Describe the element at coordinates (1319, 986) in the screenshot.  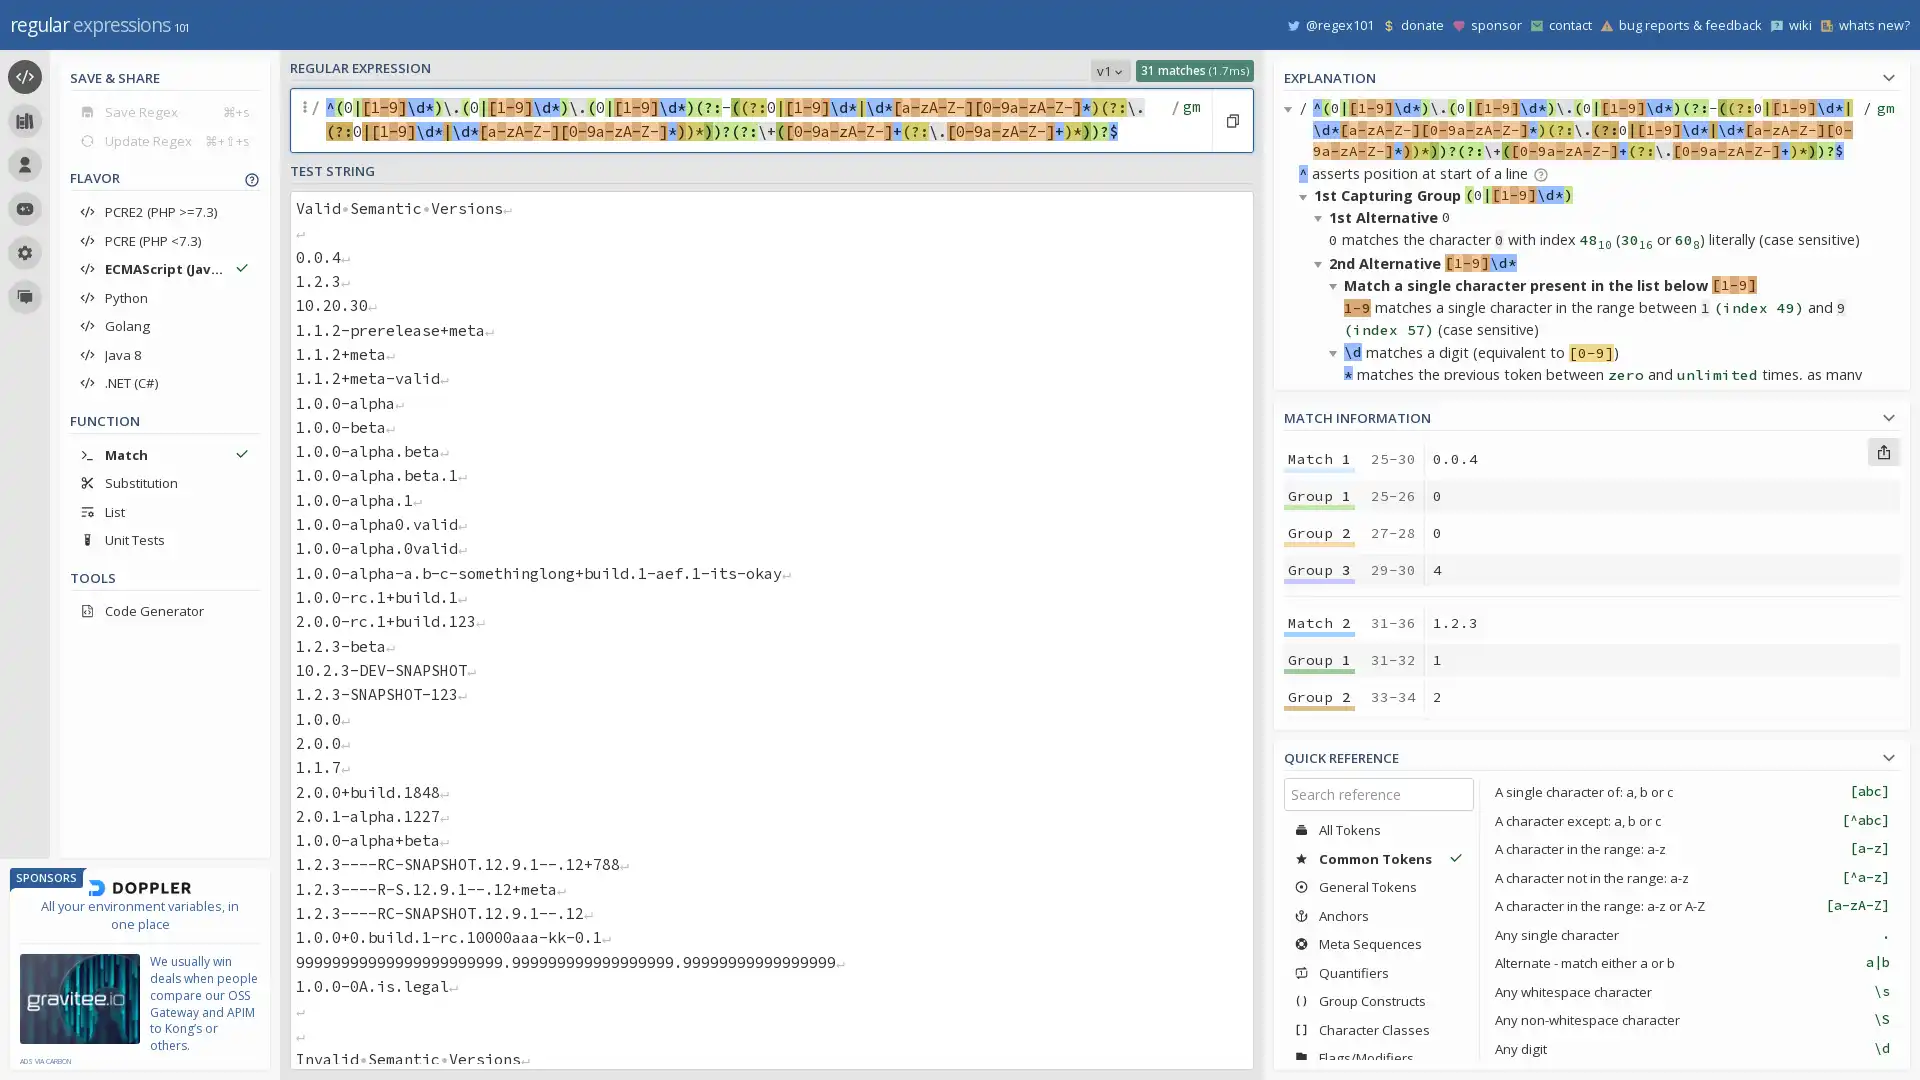
I see `Group 1` at that location.